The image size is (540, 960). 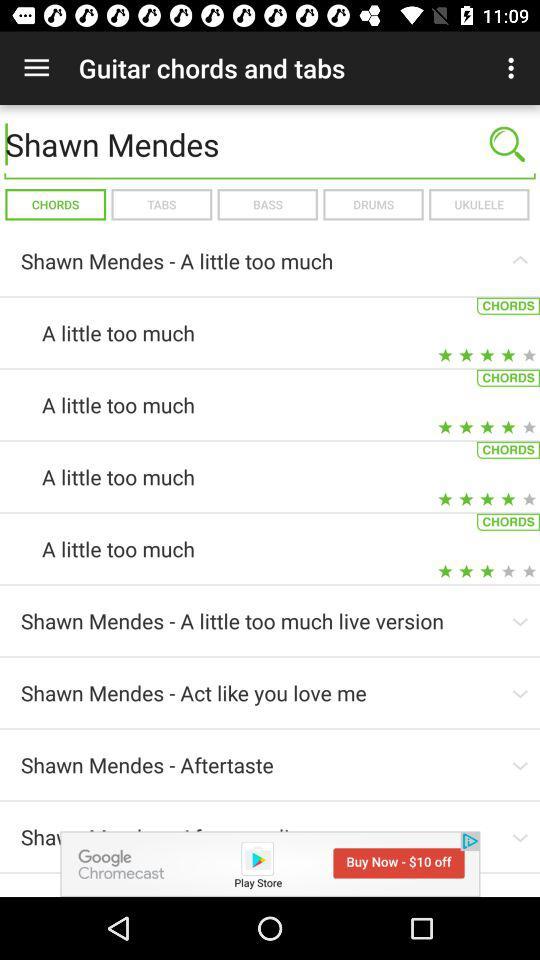 I want to click on the ukulele item, so click(x=478, y=204).